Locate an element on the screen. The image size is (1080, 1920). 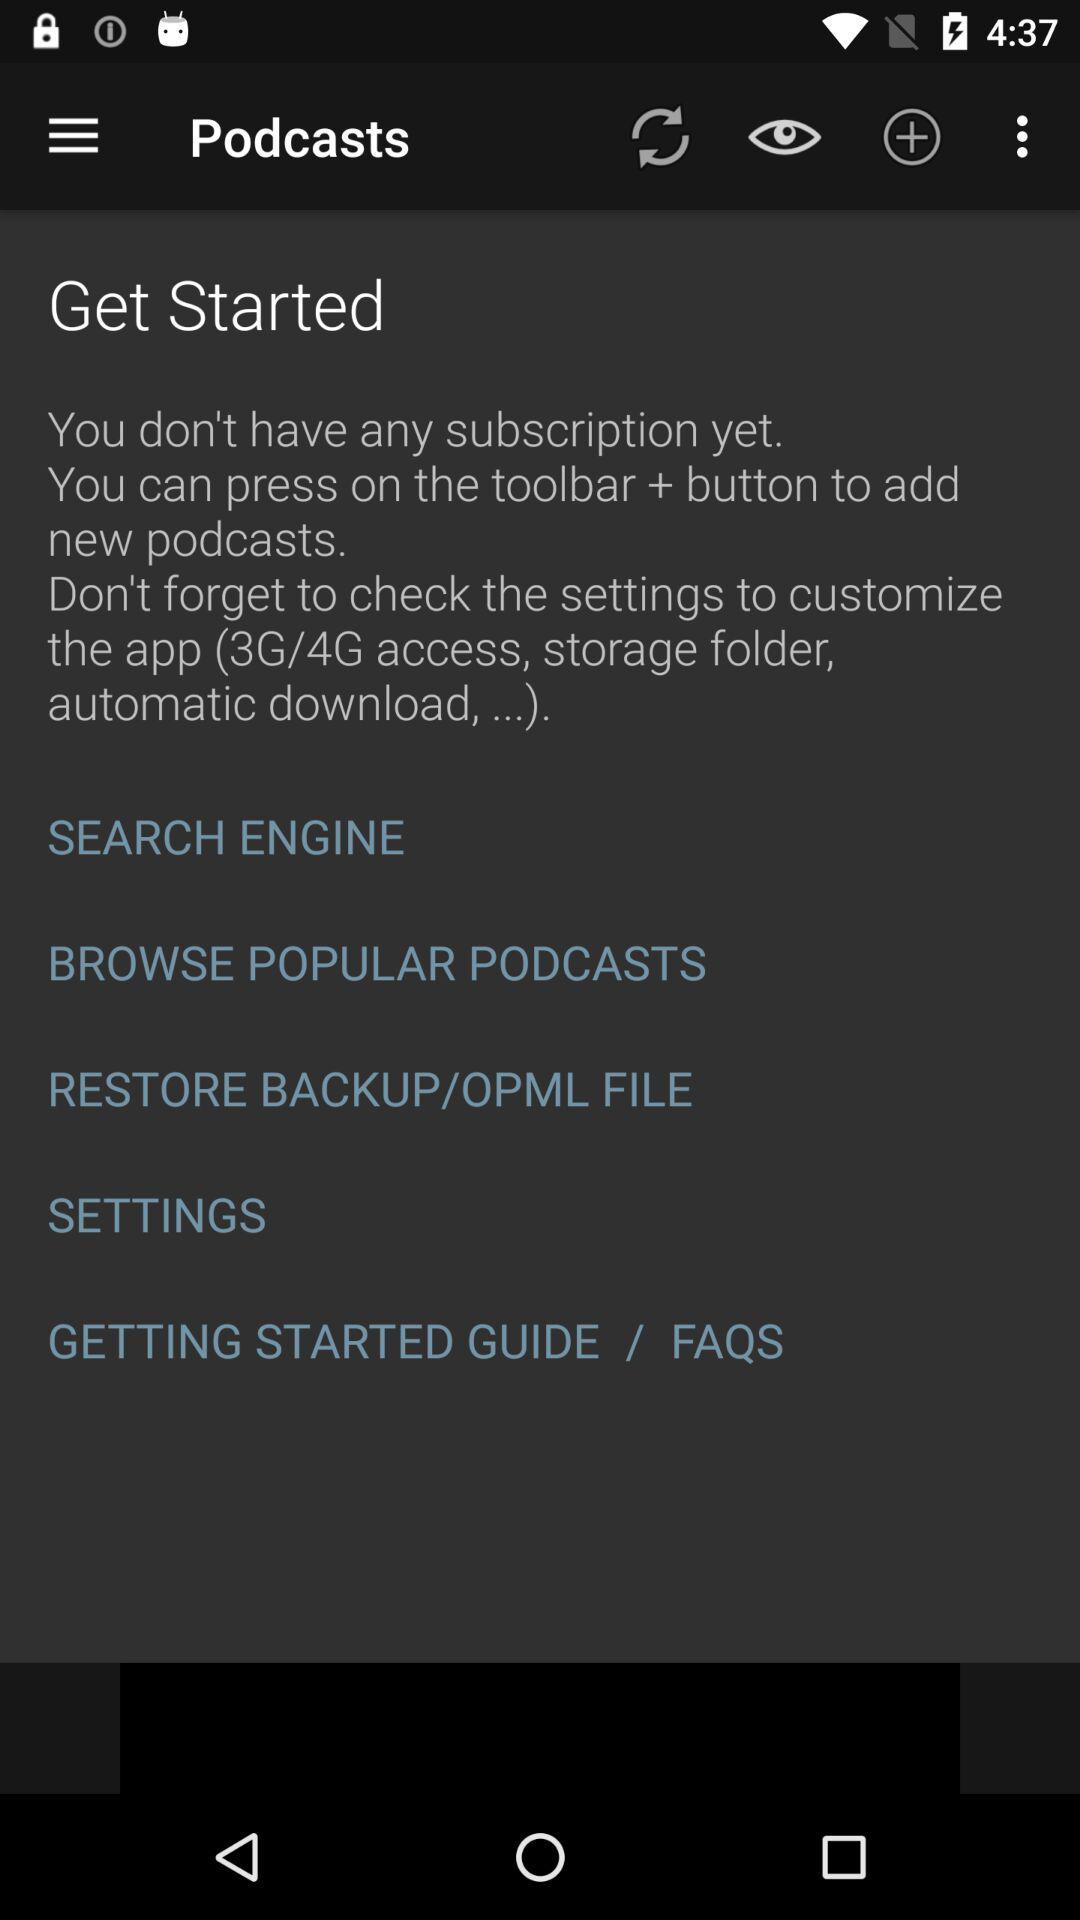
the icon next to podcasts is located at coordinates (72, 135).